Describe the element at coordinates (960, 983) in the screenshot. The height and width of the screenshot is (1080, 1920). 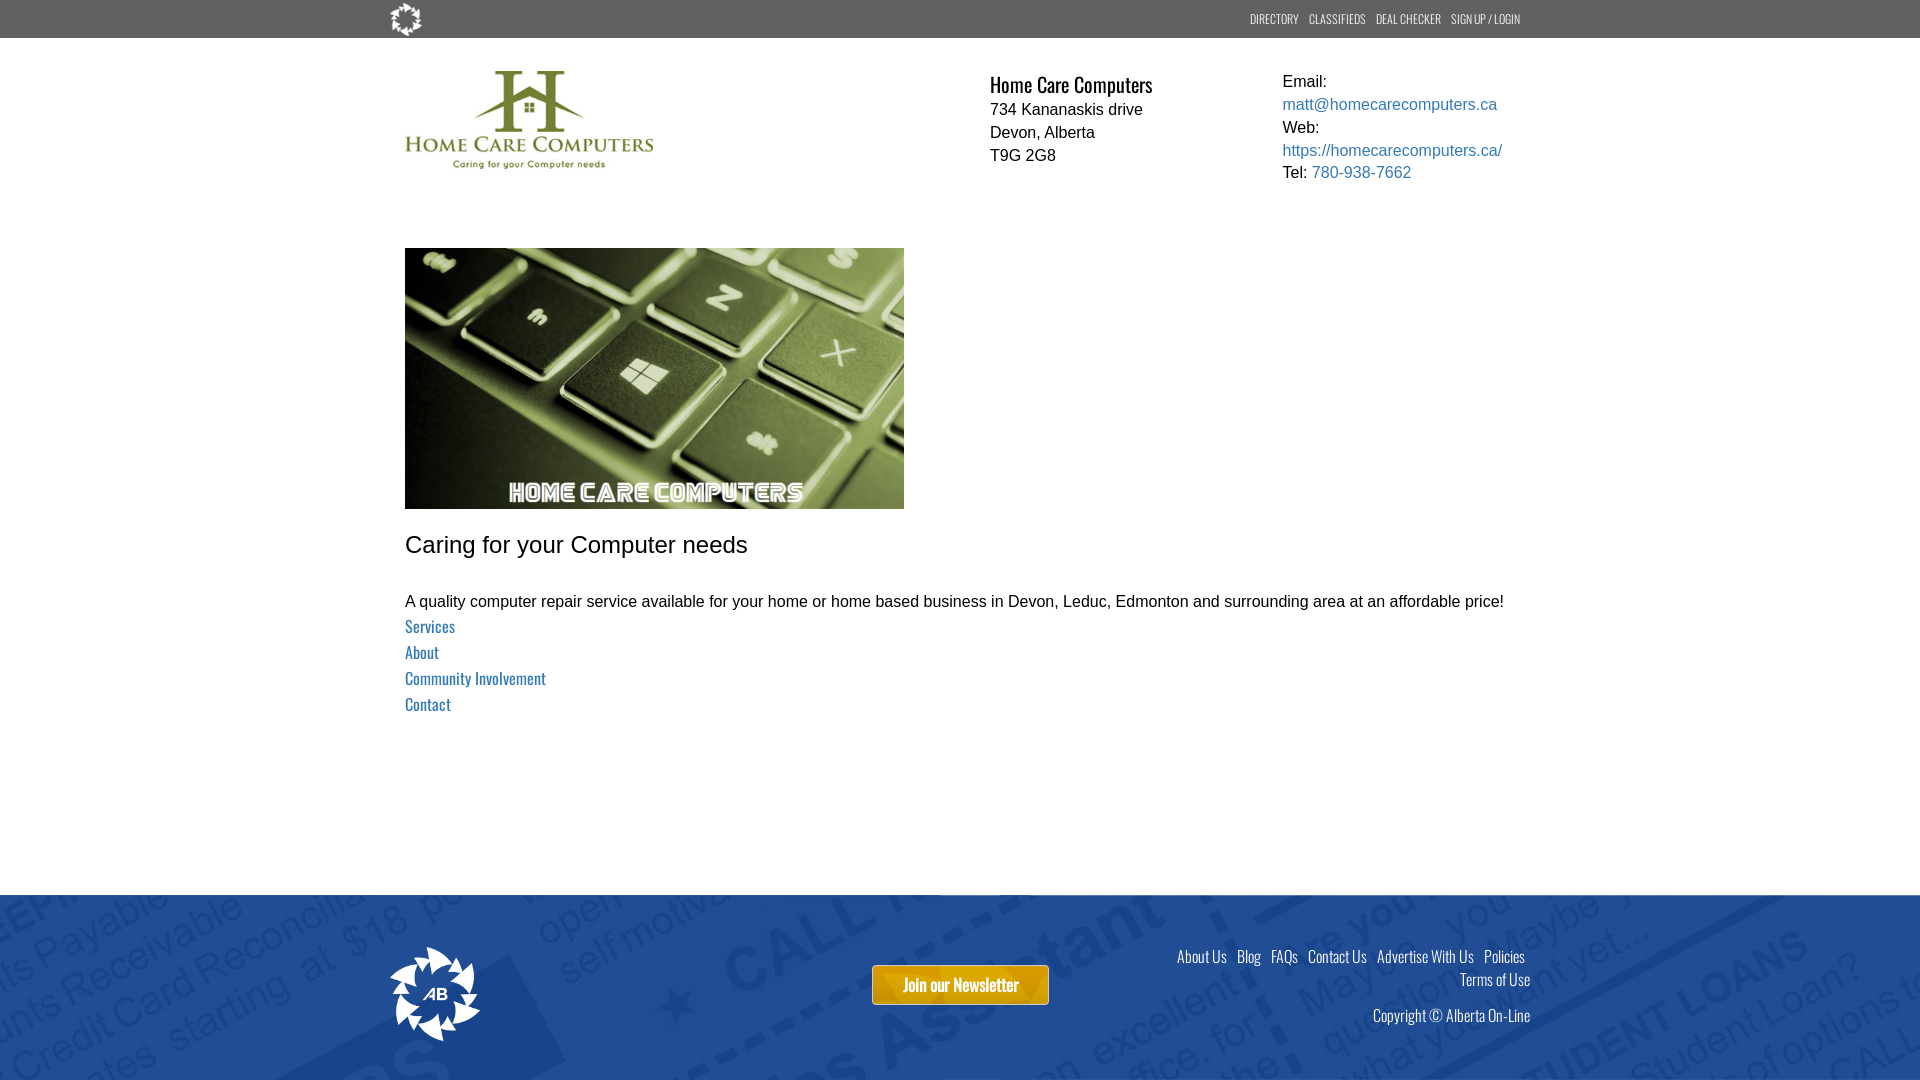
I see `'Join our Newsletter'` at that location.